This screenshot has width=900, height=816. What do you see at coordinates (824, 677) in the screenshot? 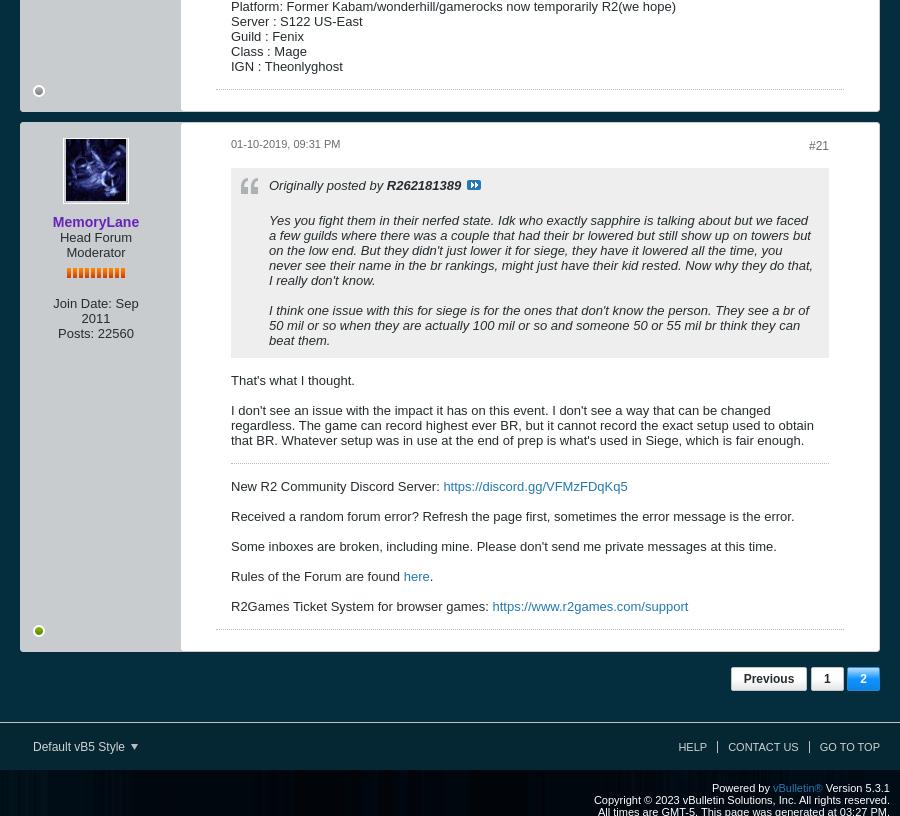
I see `'1'` at bounding box center [824, 677].